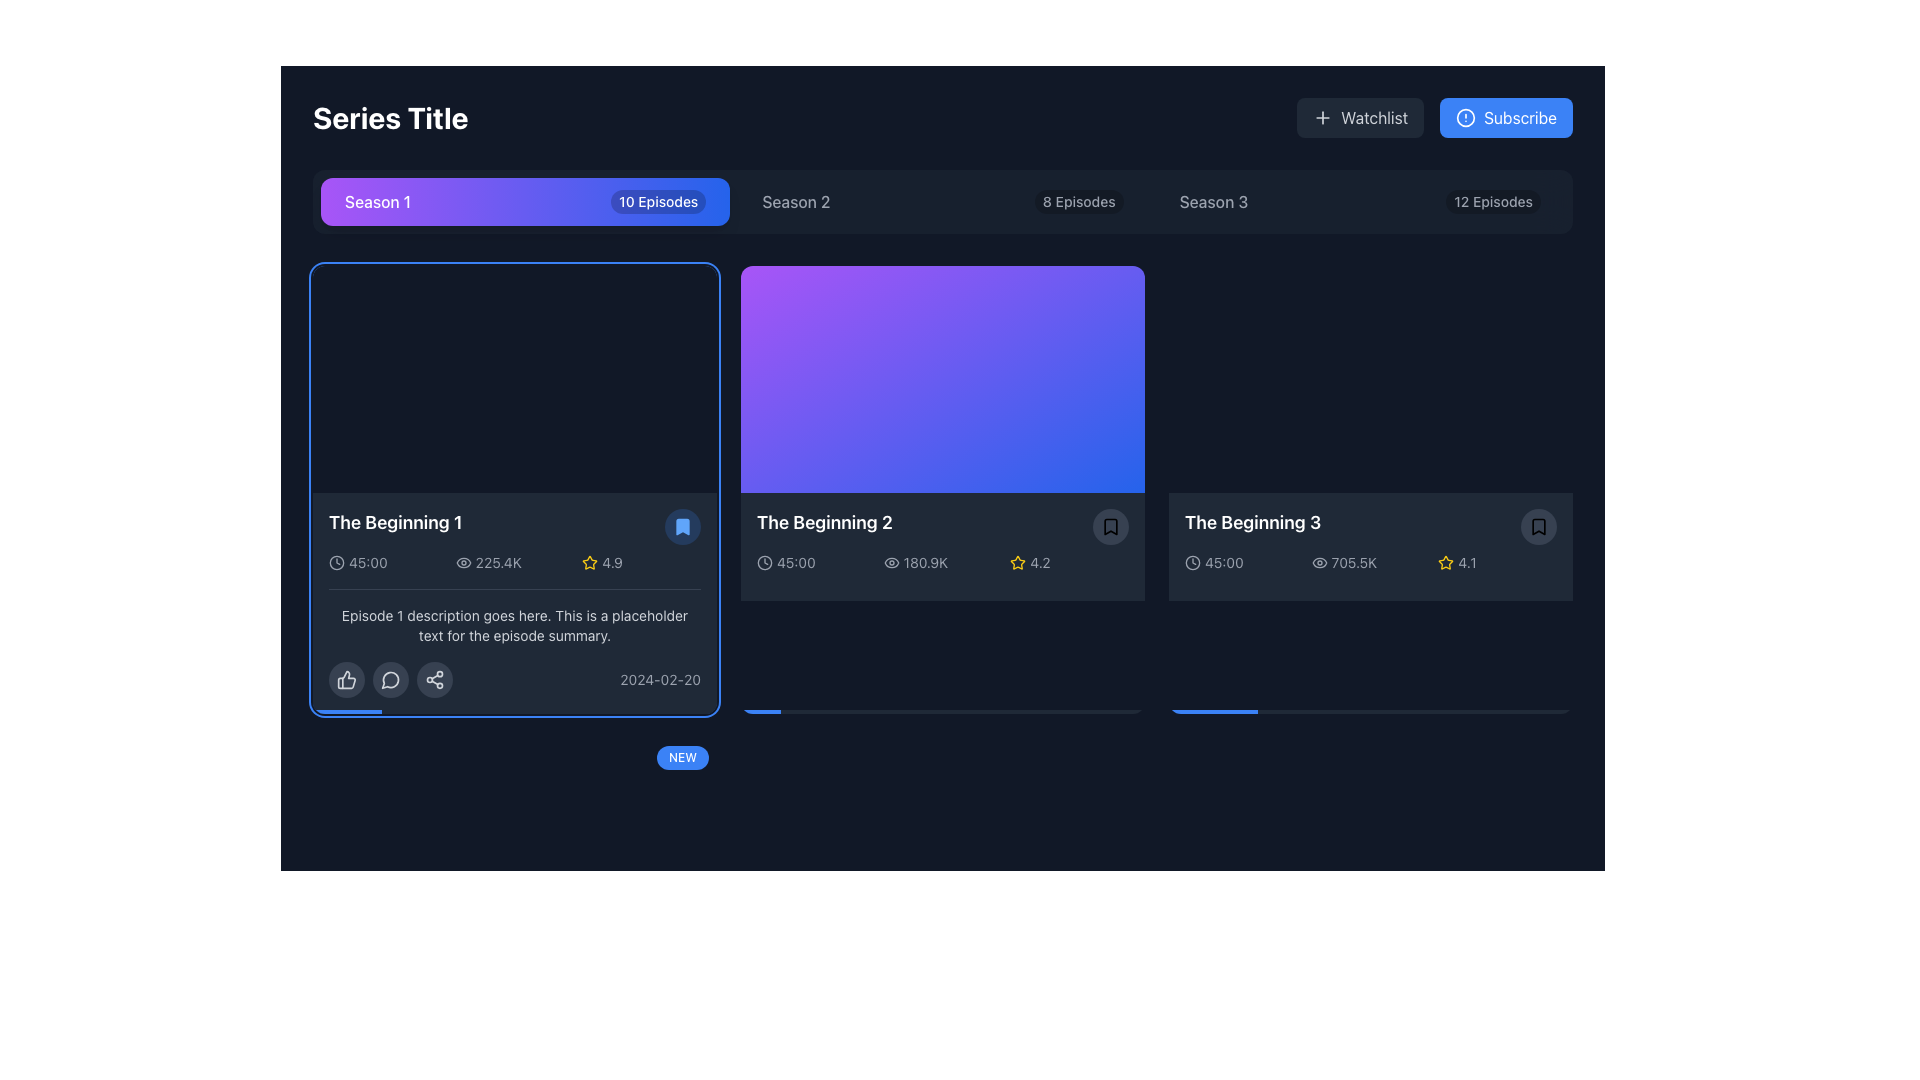  I want to click on the decorative rating score icon that visually represents a score of '4.9' and is located at the bottom-right corner of the first card in the series list, so click(589, 563).